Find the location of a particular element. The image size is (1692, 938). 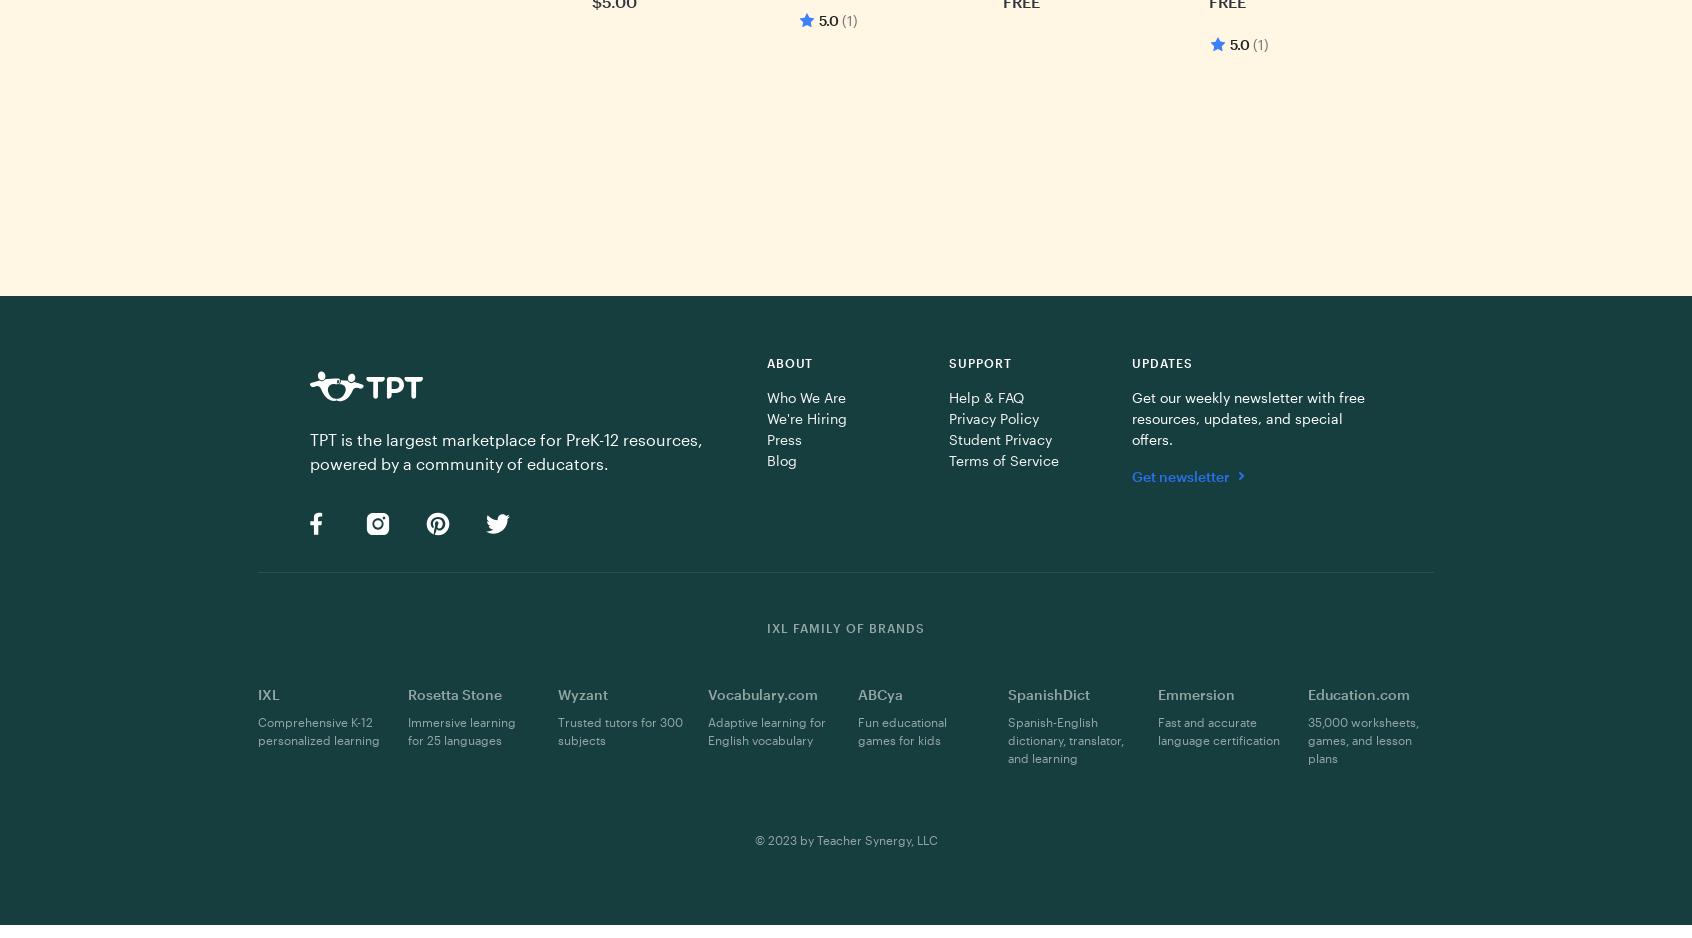

'Blog' is located at coordinates (781, 458).